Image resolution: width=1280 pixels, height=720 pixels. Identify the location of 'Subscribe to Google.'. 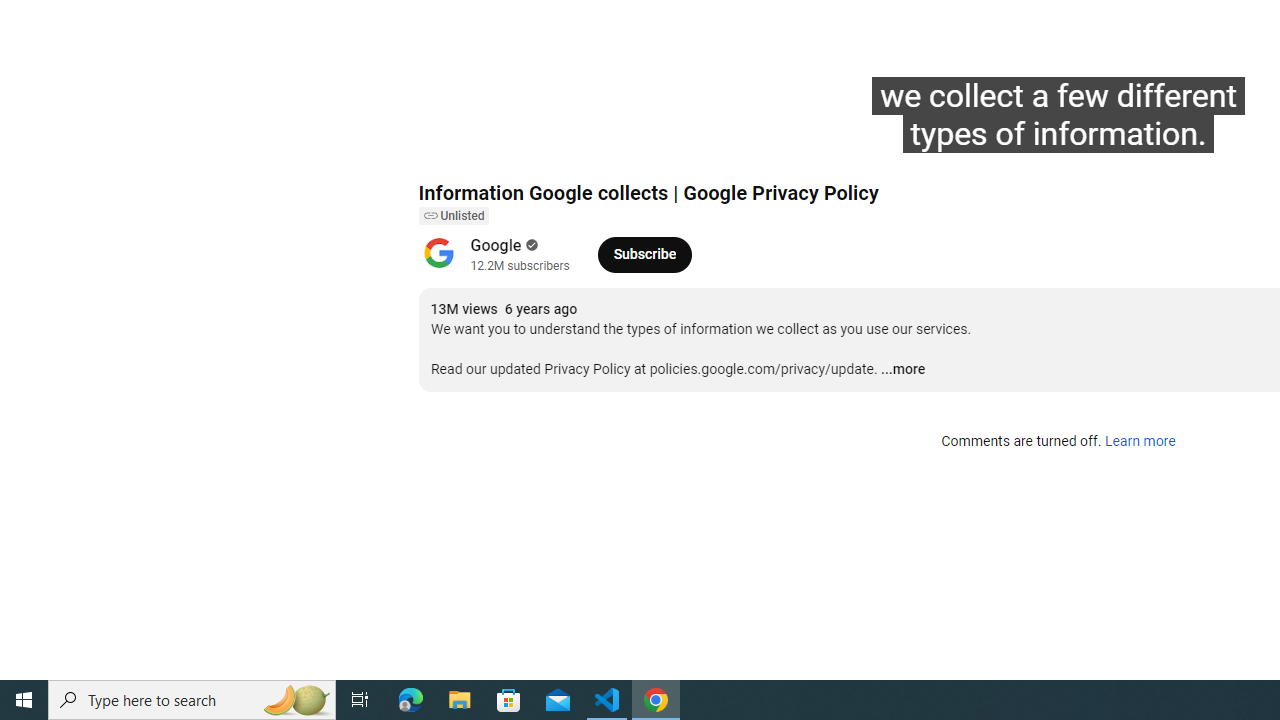
(644, 253).